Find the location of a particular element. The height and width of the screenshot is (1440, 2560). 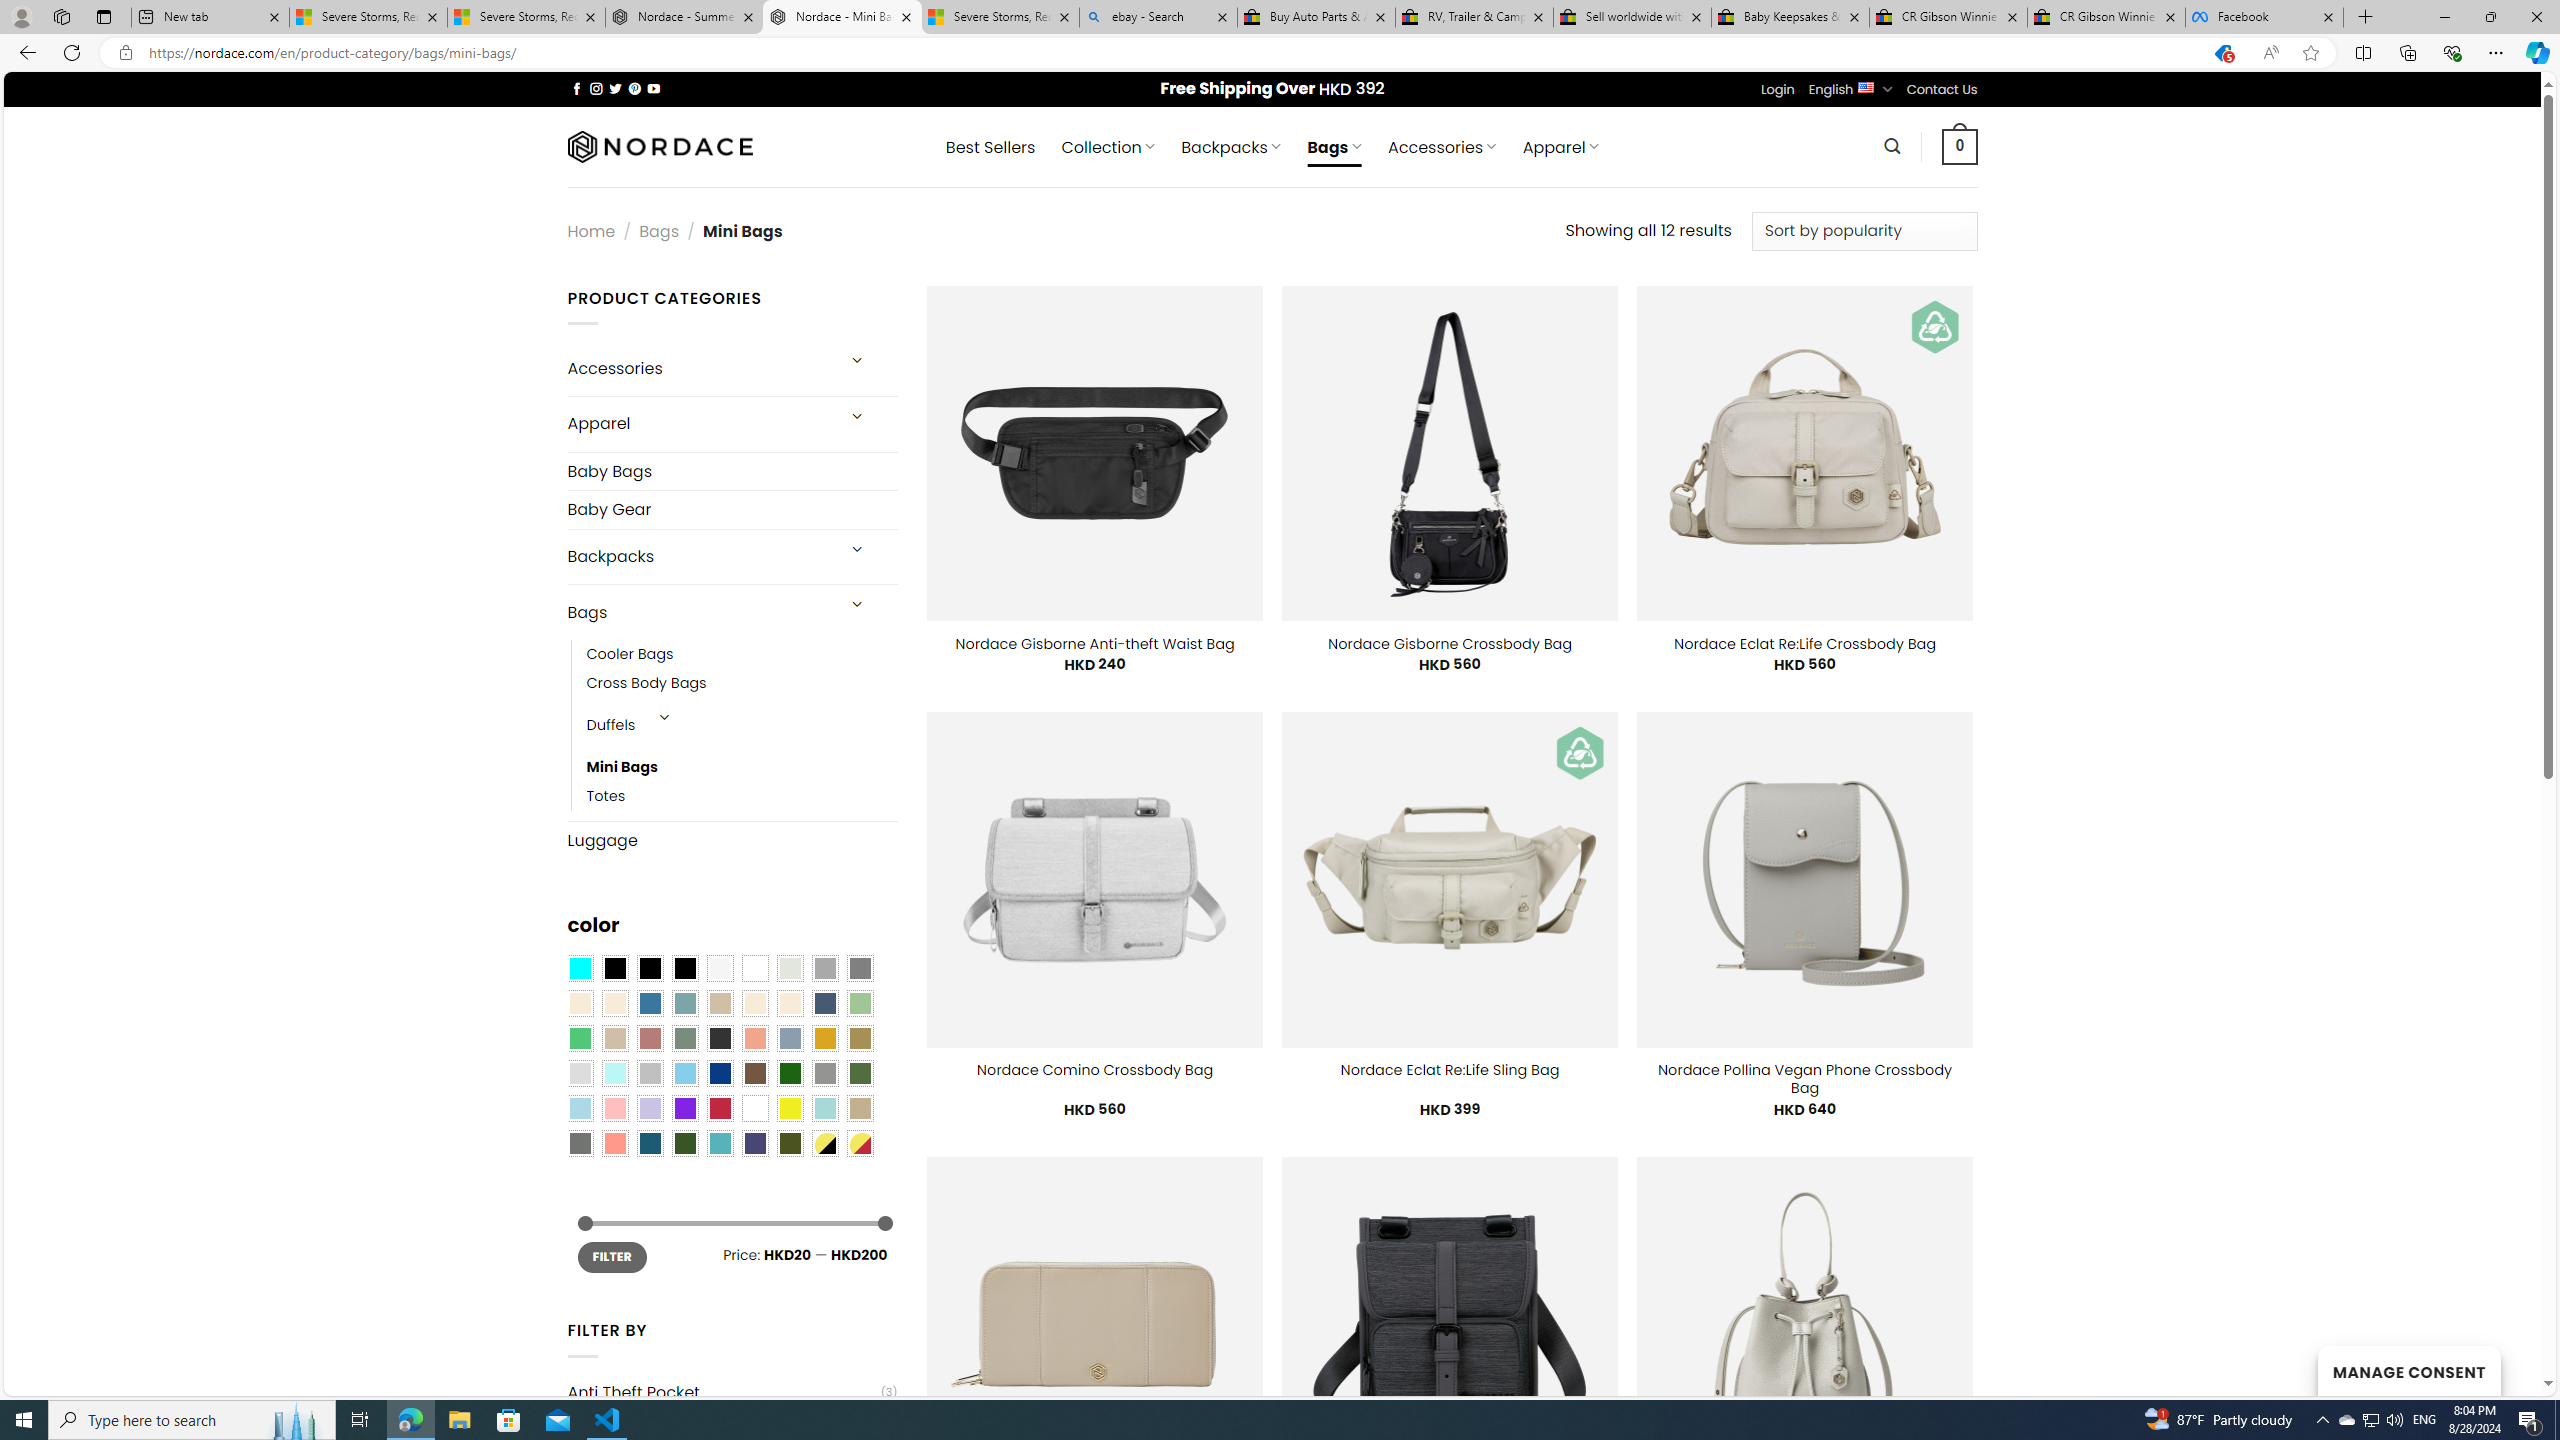

'Blue' is located at coordinates (649, 1003).